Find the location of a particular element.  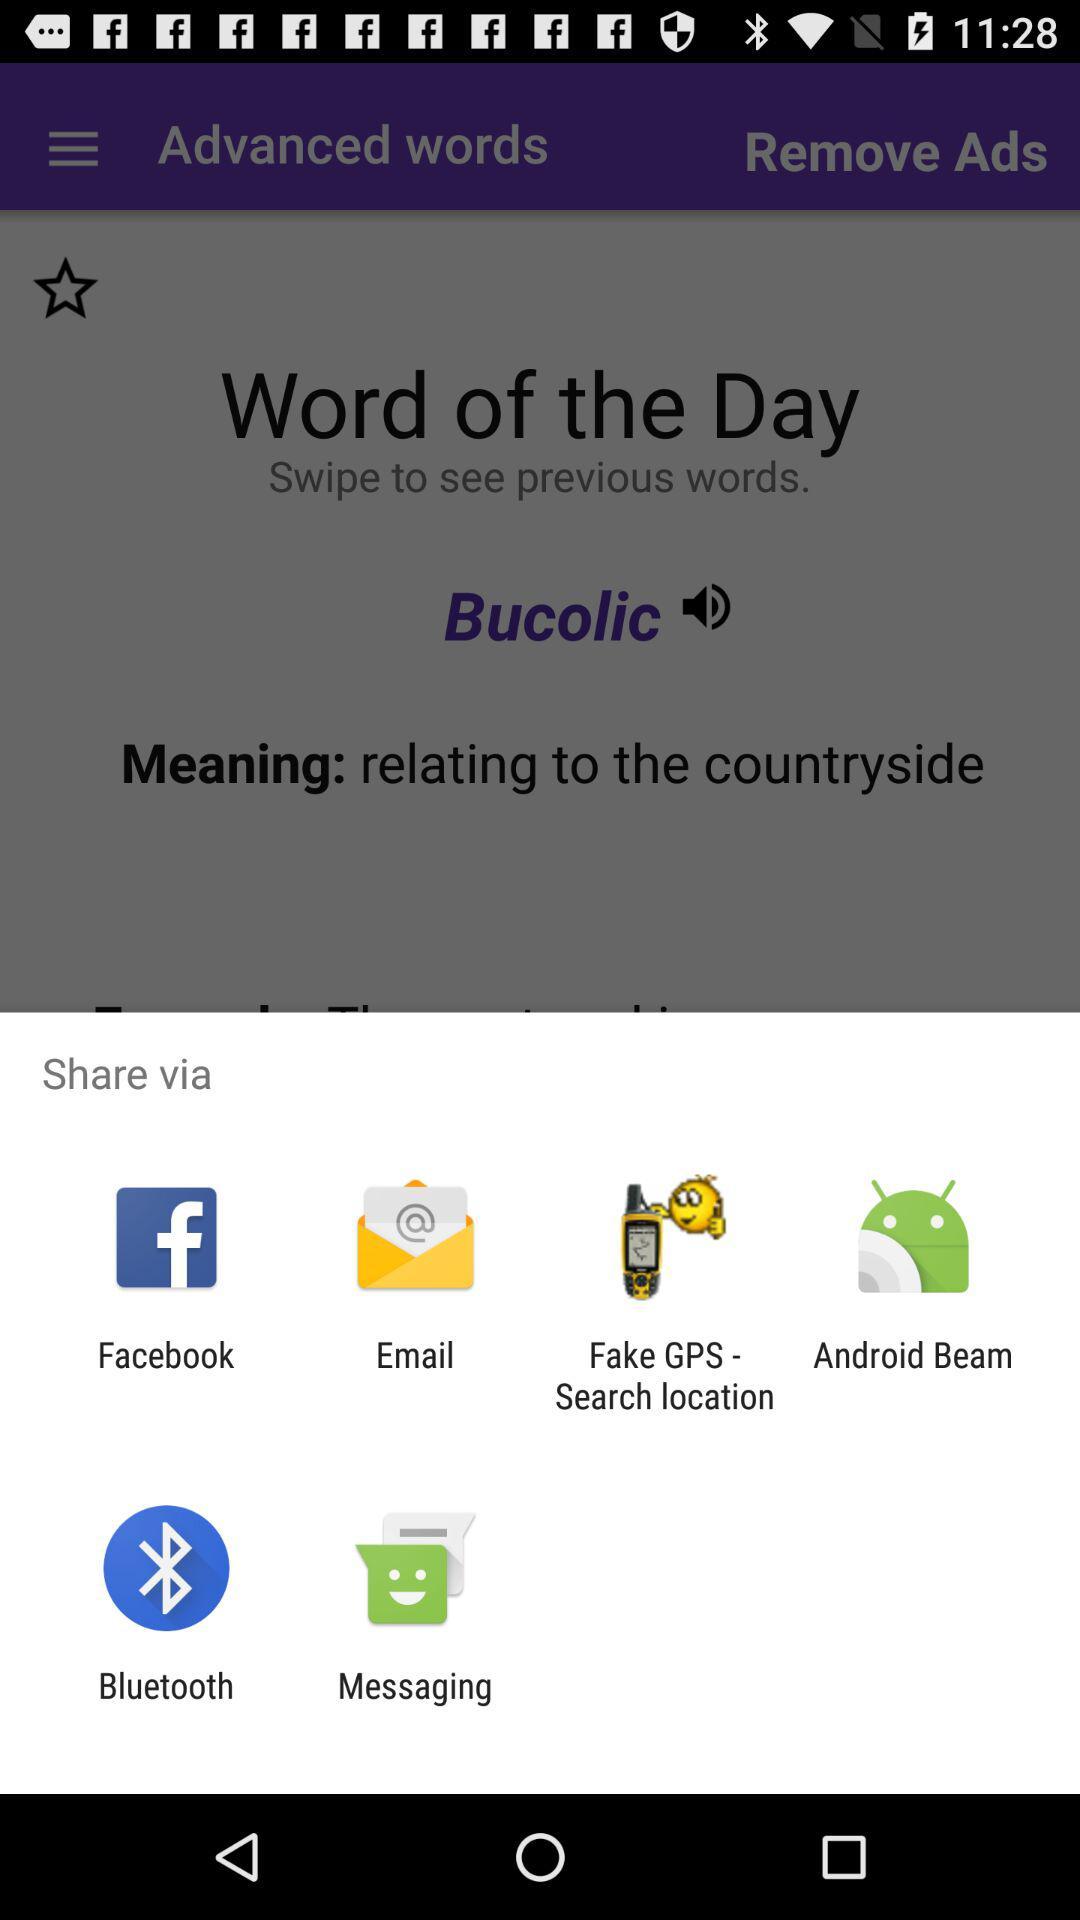

the app next to fake gps search is located at coordinates (913, 1374).